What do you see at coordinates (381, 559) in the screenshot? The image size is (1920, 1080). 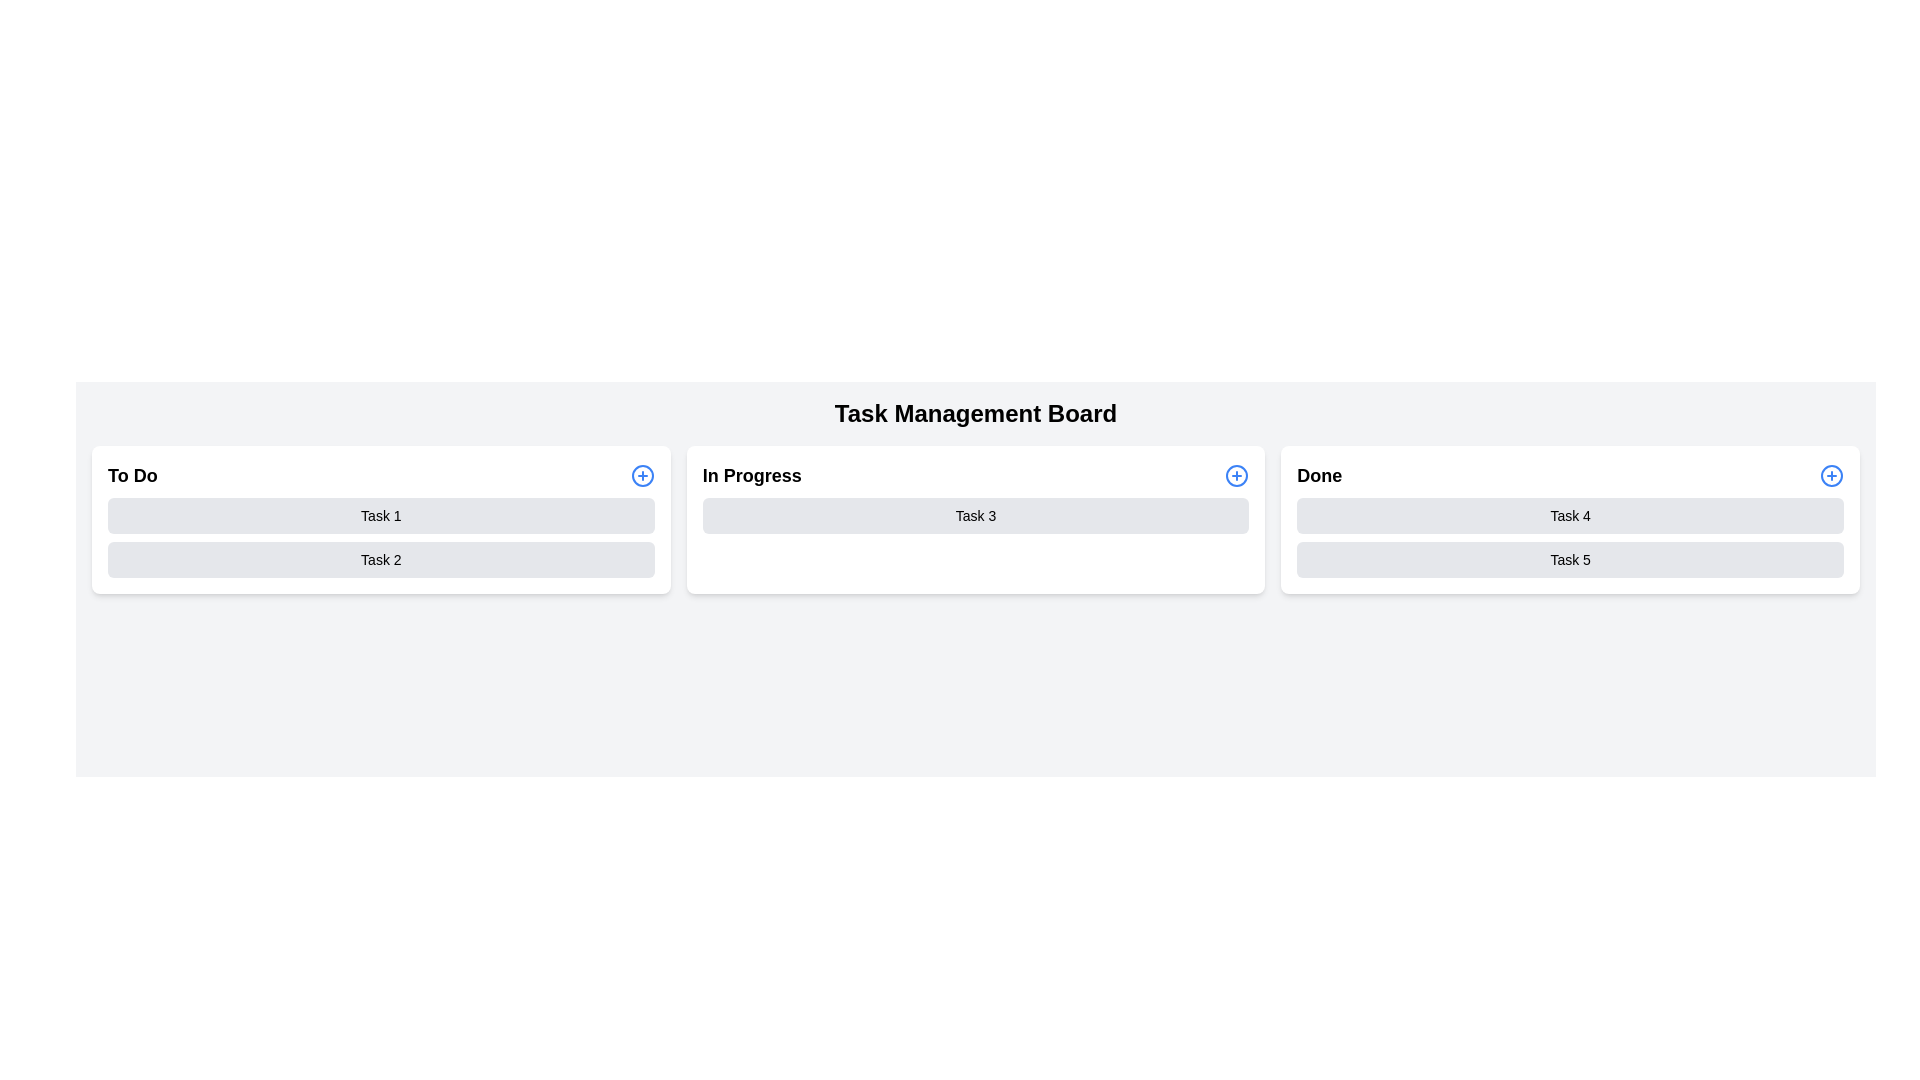 I see `to select the second task in the 'To Do' column of the task management board` at bounding box center [381, 559].